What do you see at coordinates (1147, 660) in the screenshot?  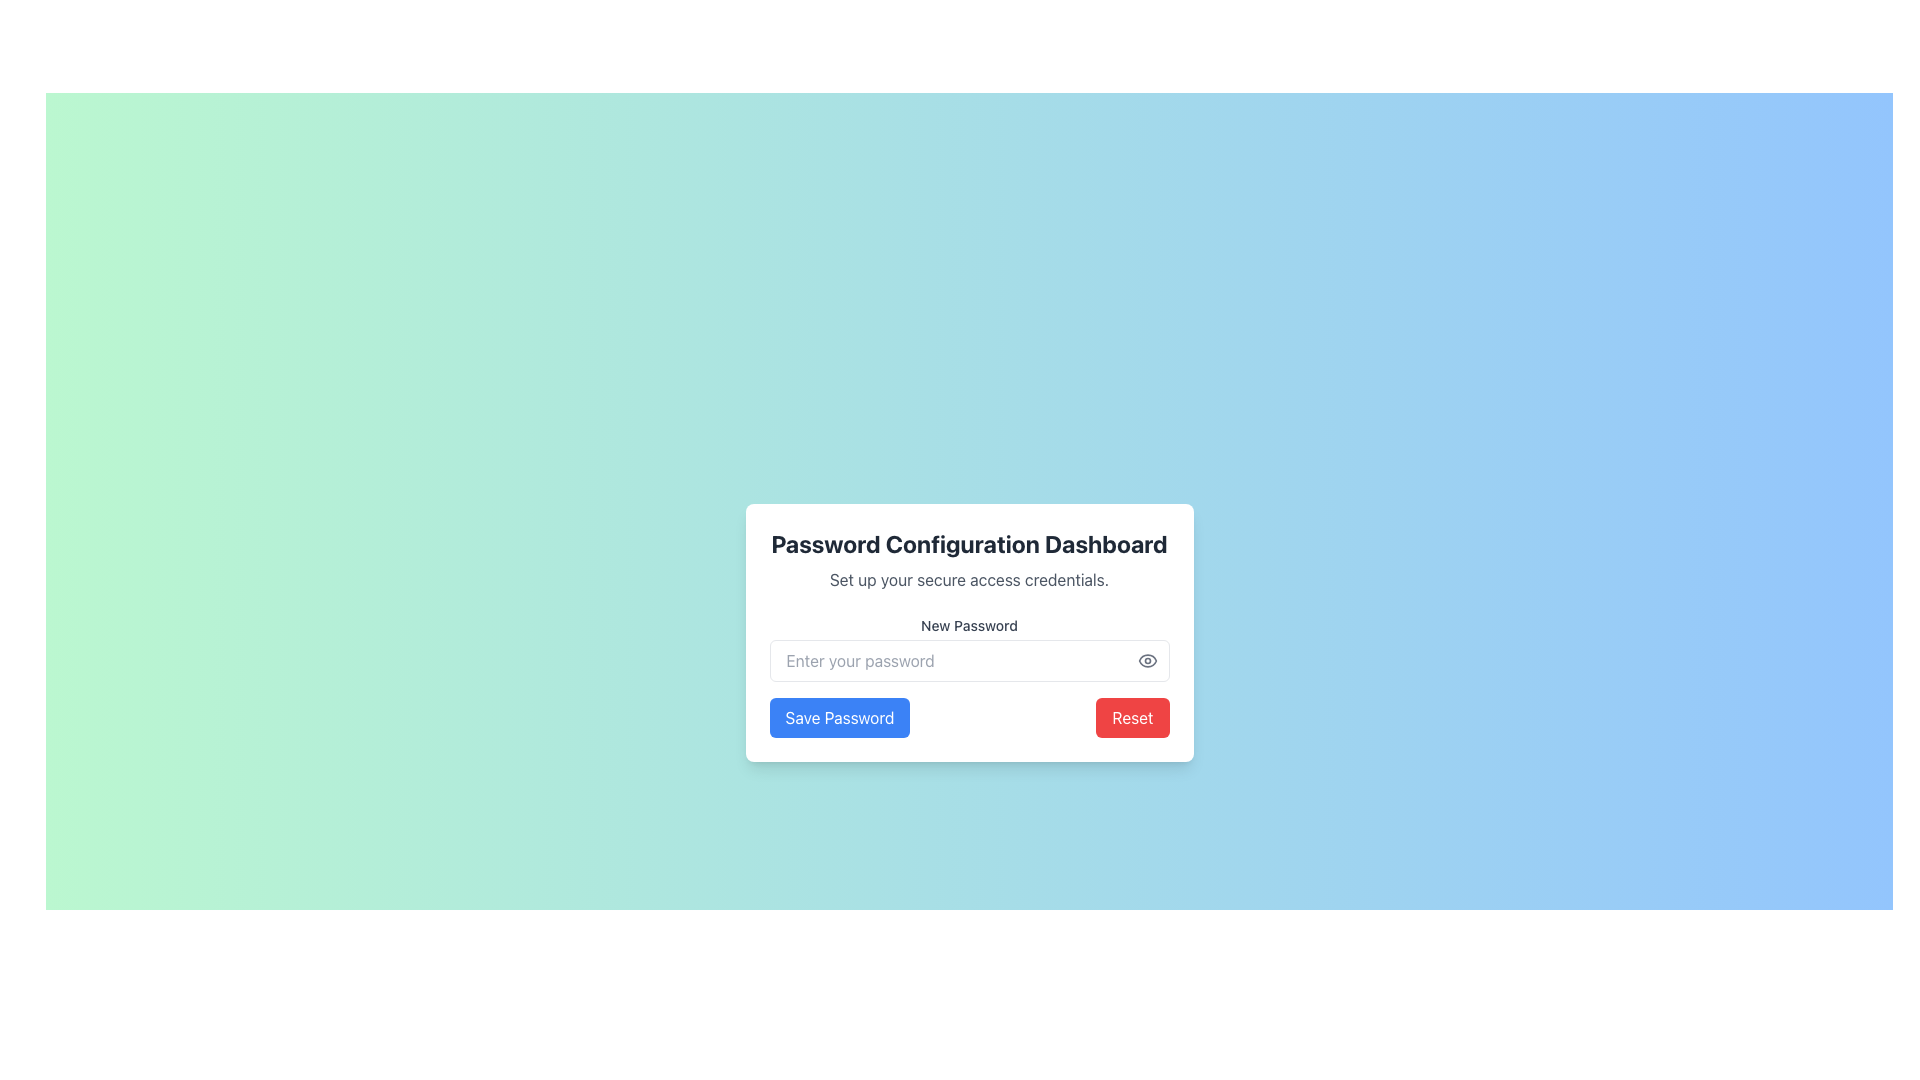 I see `the small gray eye-shaped visibility toggle icon located on the right-most side of the password input field` at bounding box center [1147, 660].